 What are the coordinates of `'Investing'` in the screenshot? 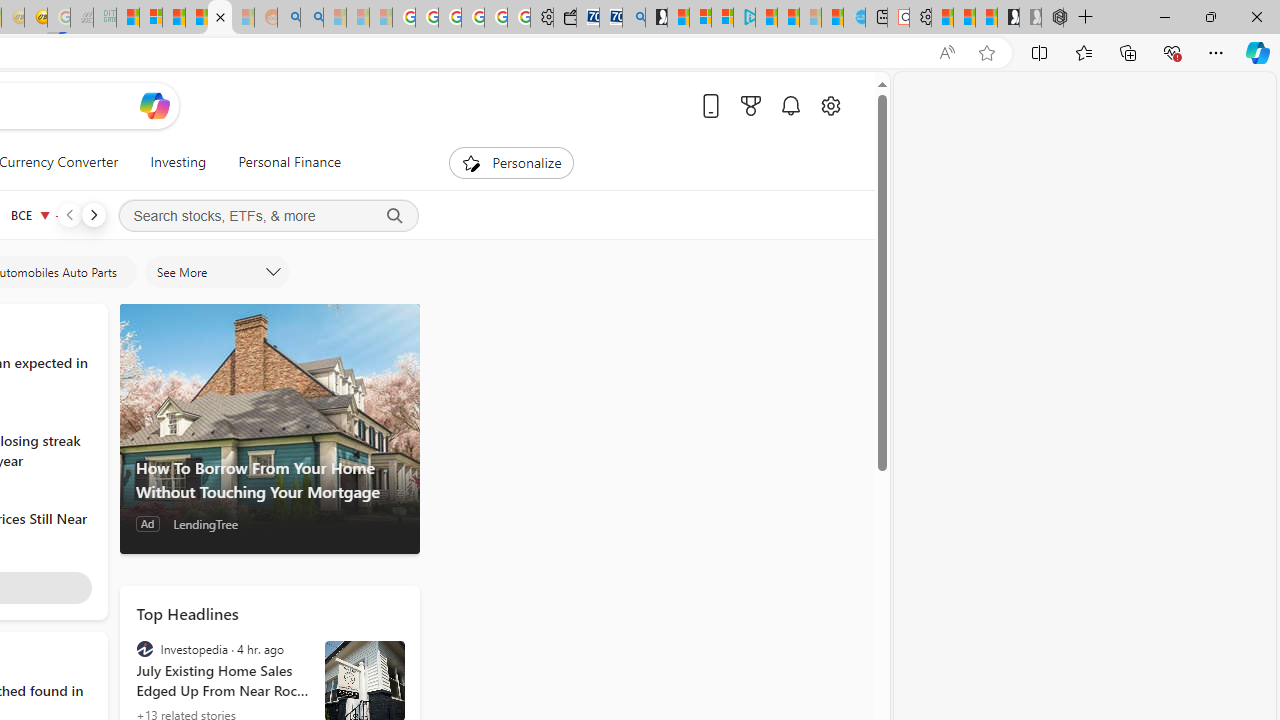 It's located at (178, 162).